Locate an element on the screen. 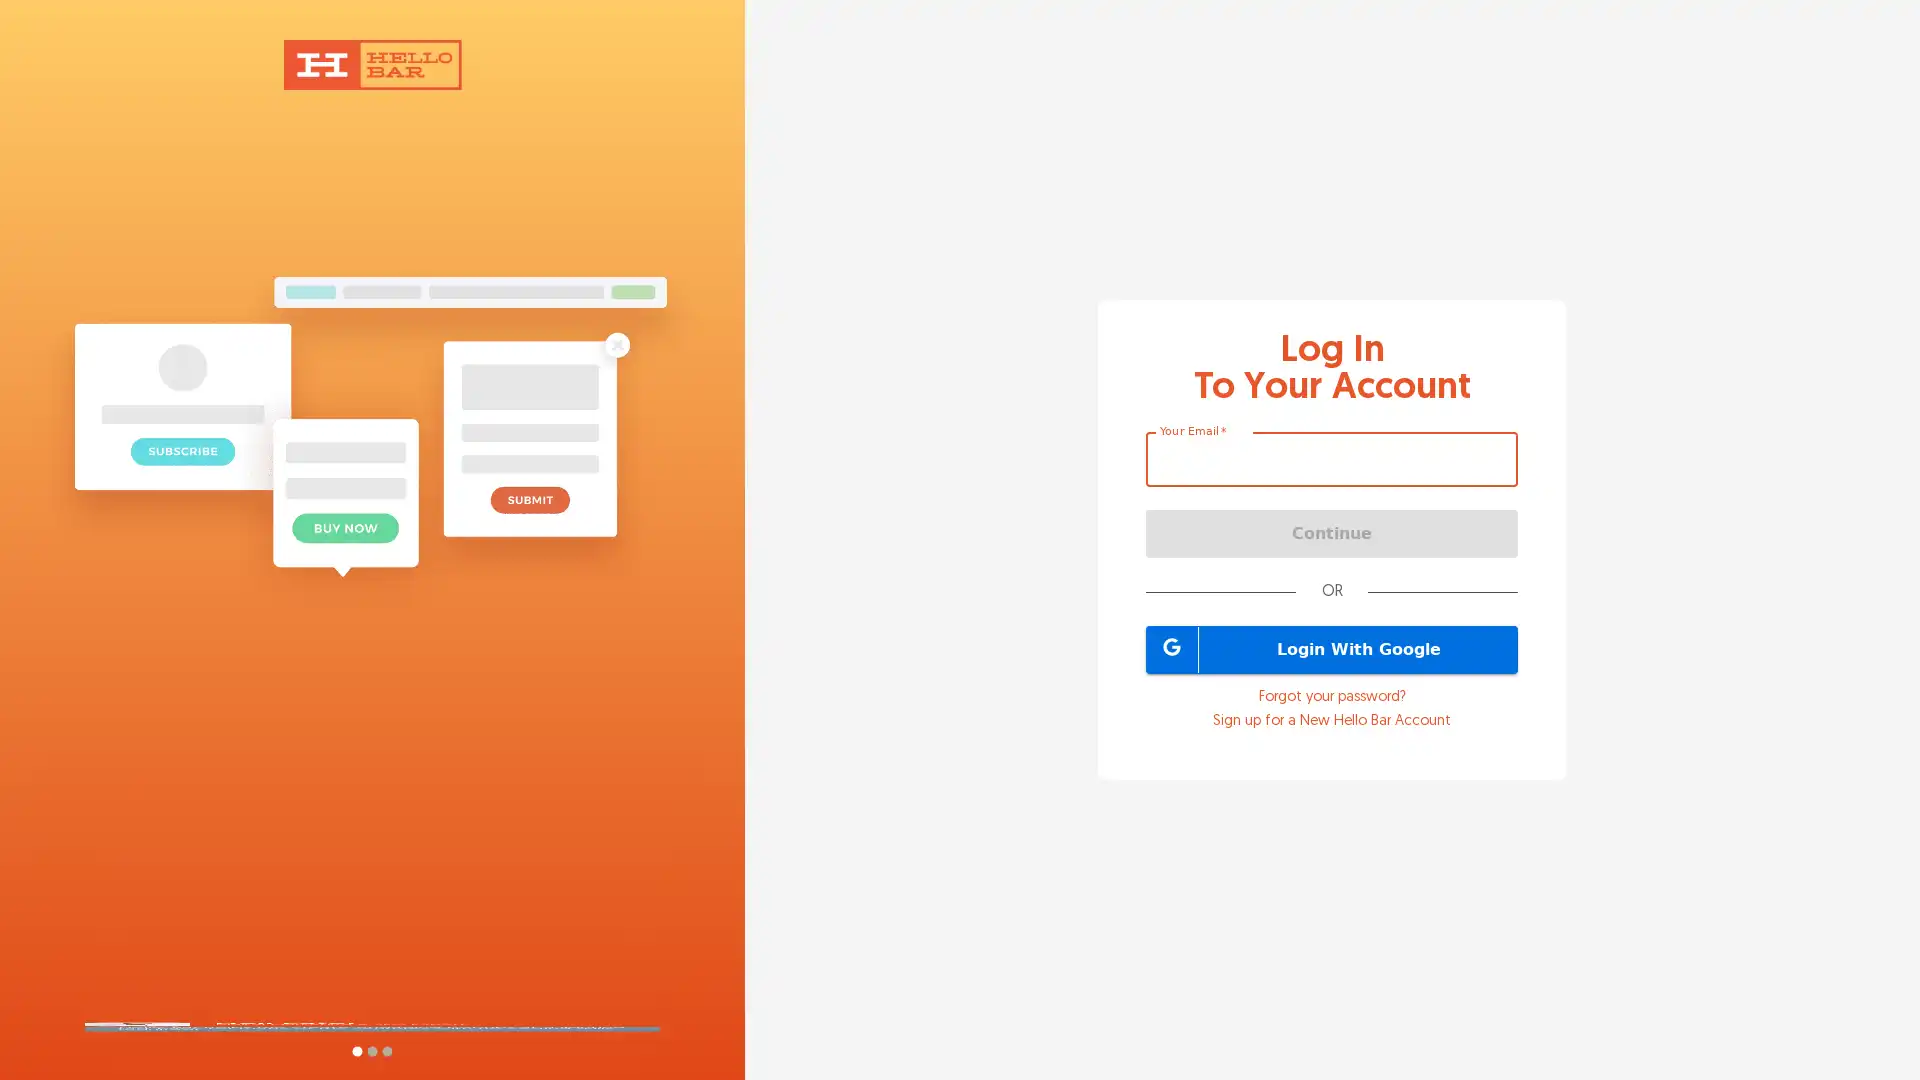 This screenshot has height=1080, width=1920. carousel indicator 3 is located at coordinates (386, 1050).